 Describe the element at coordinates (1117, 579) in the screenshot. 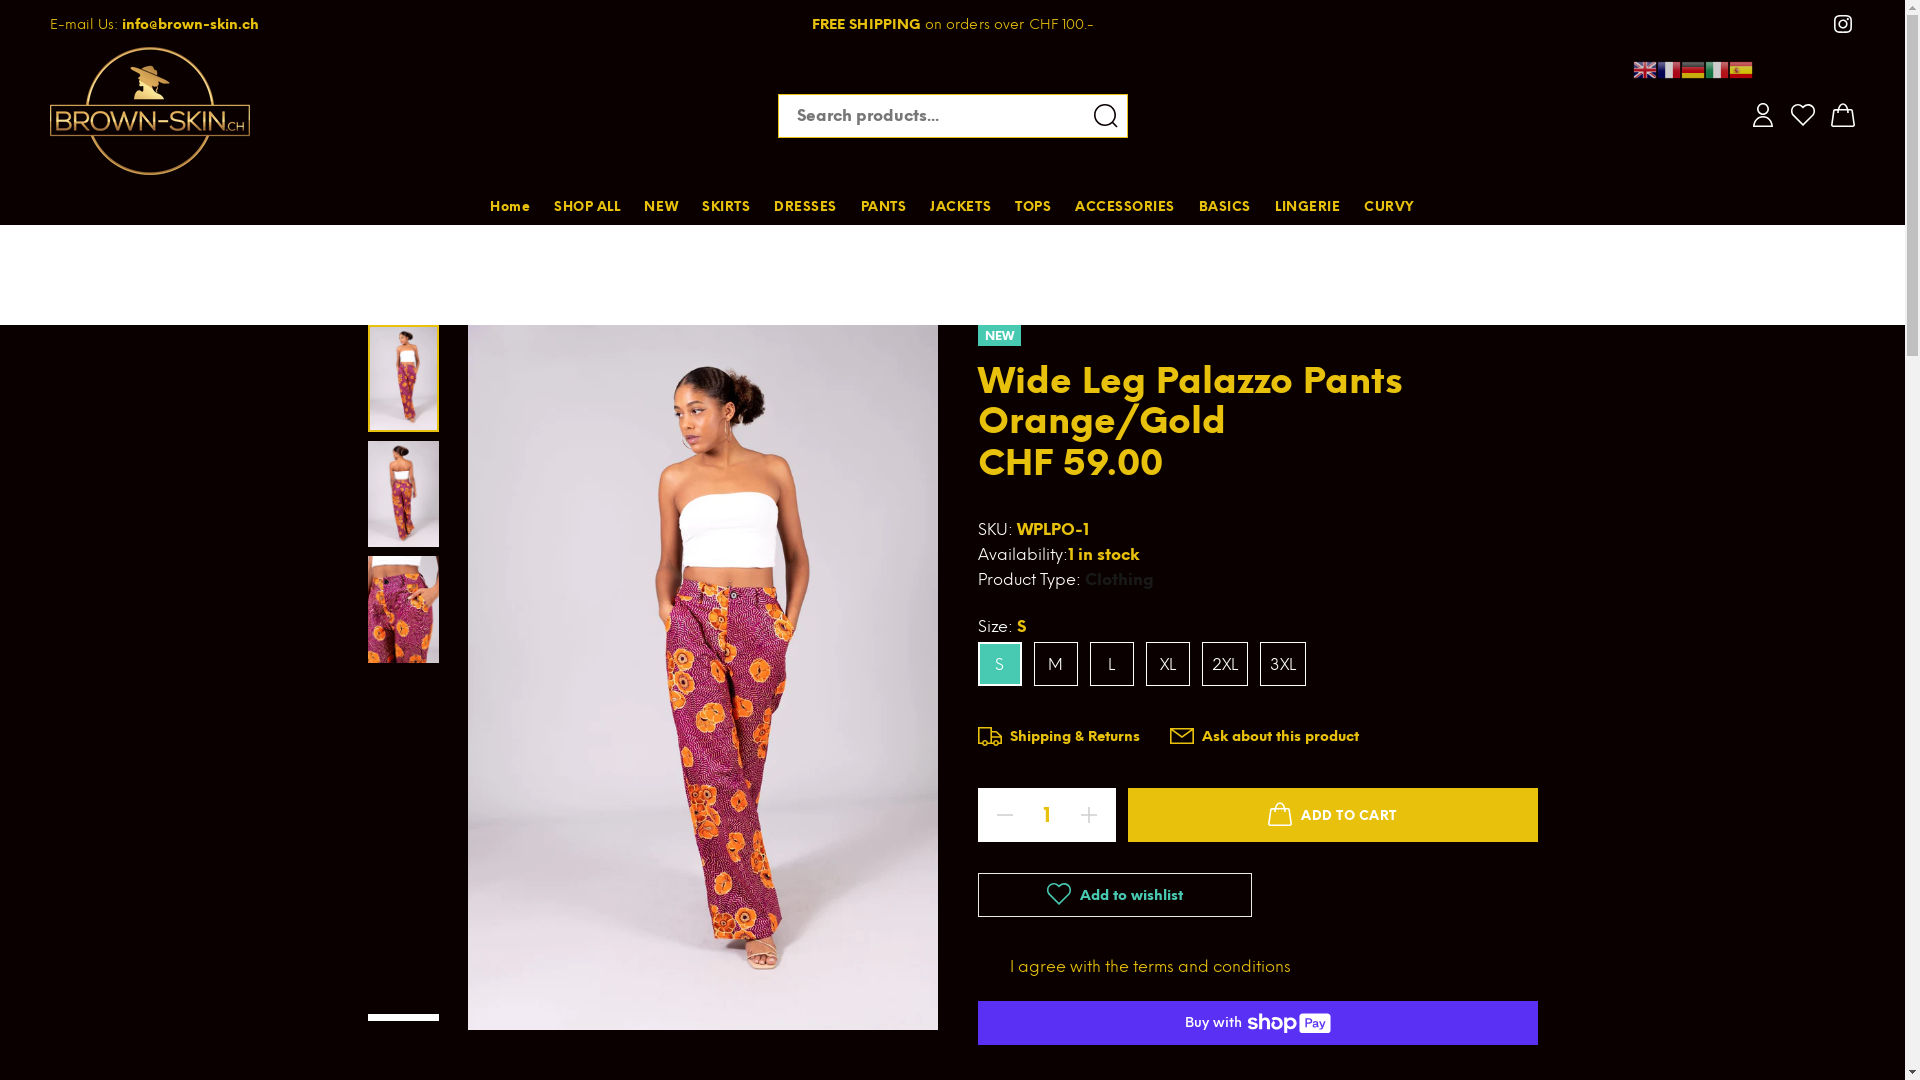

I see `'Clothing'` at that location.